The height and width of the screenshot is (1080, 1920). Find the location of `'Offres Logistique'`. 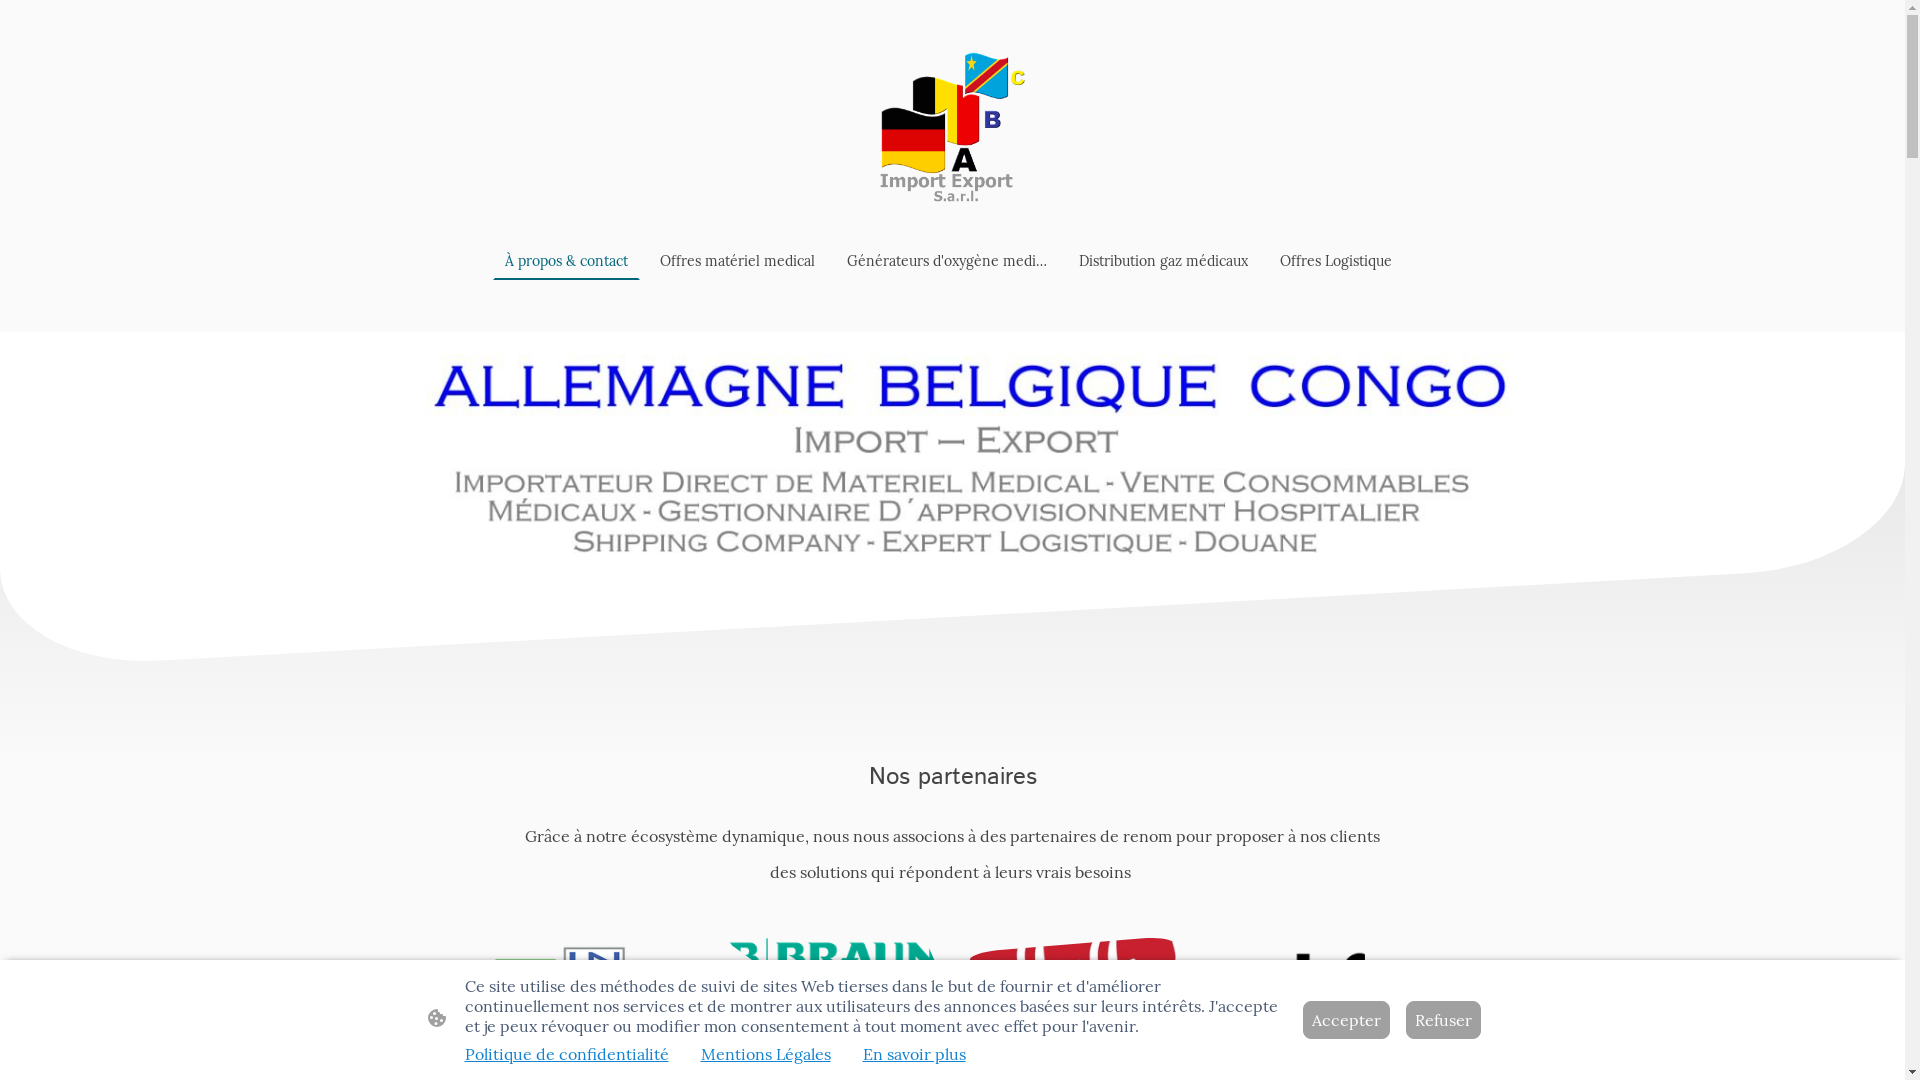

'Offres Logistique' is located at coordinates (1335, 260).